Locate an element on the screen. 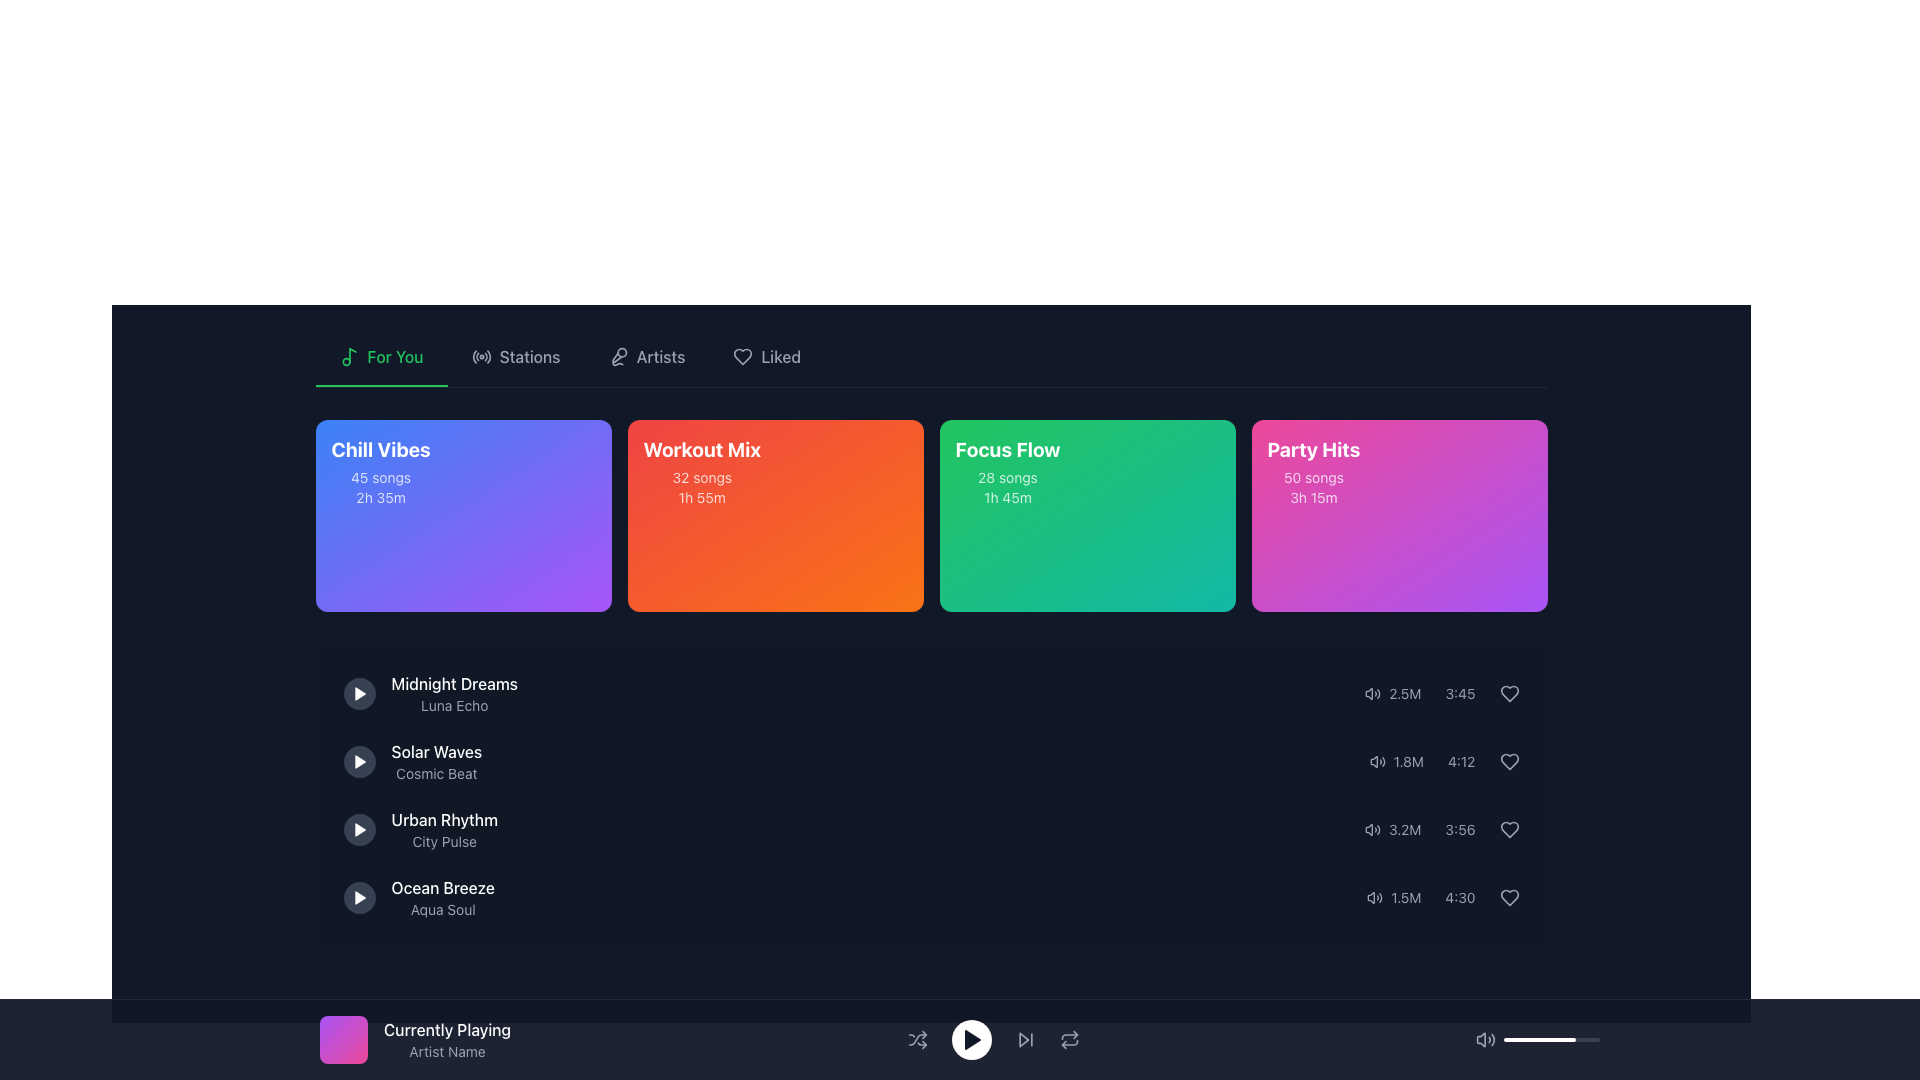 The width and height of the screenshot is (1920, 1080). the text label displaying 'Chill Vibes', which is large, bold, and white, located in the top-left card of the grid is located at coordinates (381, 450).